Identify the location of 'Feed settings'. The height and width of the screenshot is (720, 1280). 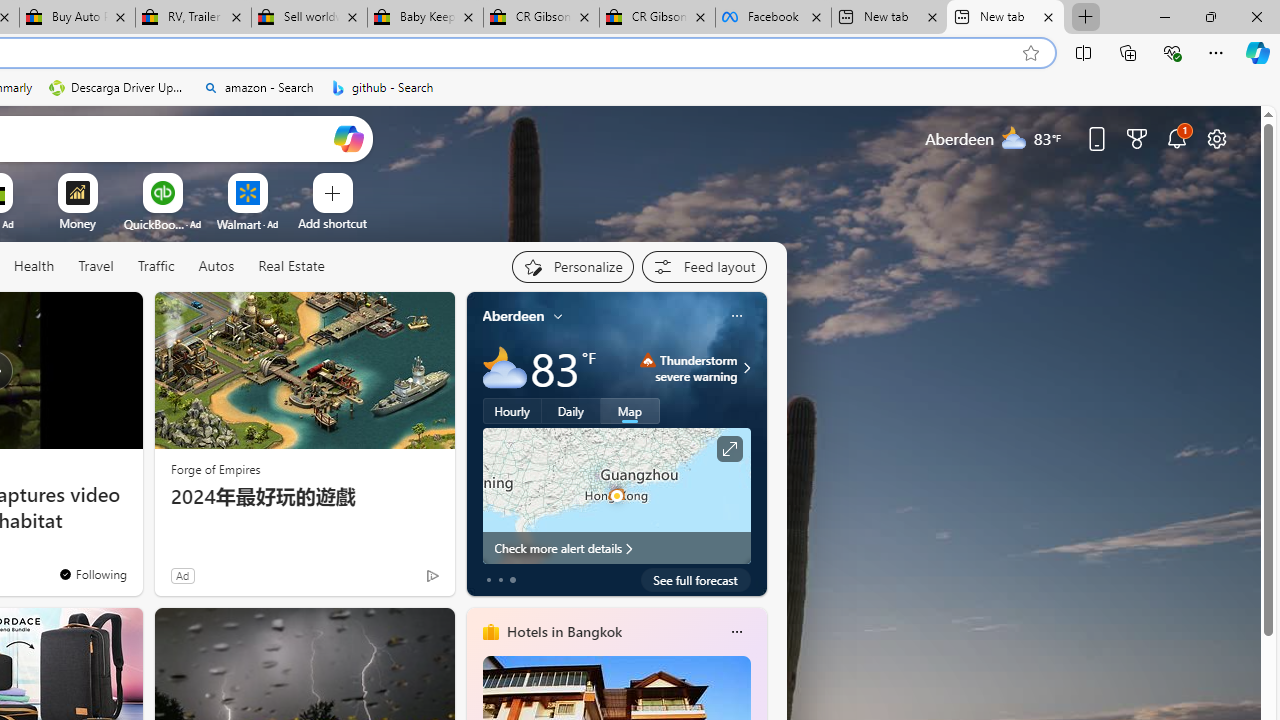
(704, 266).